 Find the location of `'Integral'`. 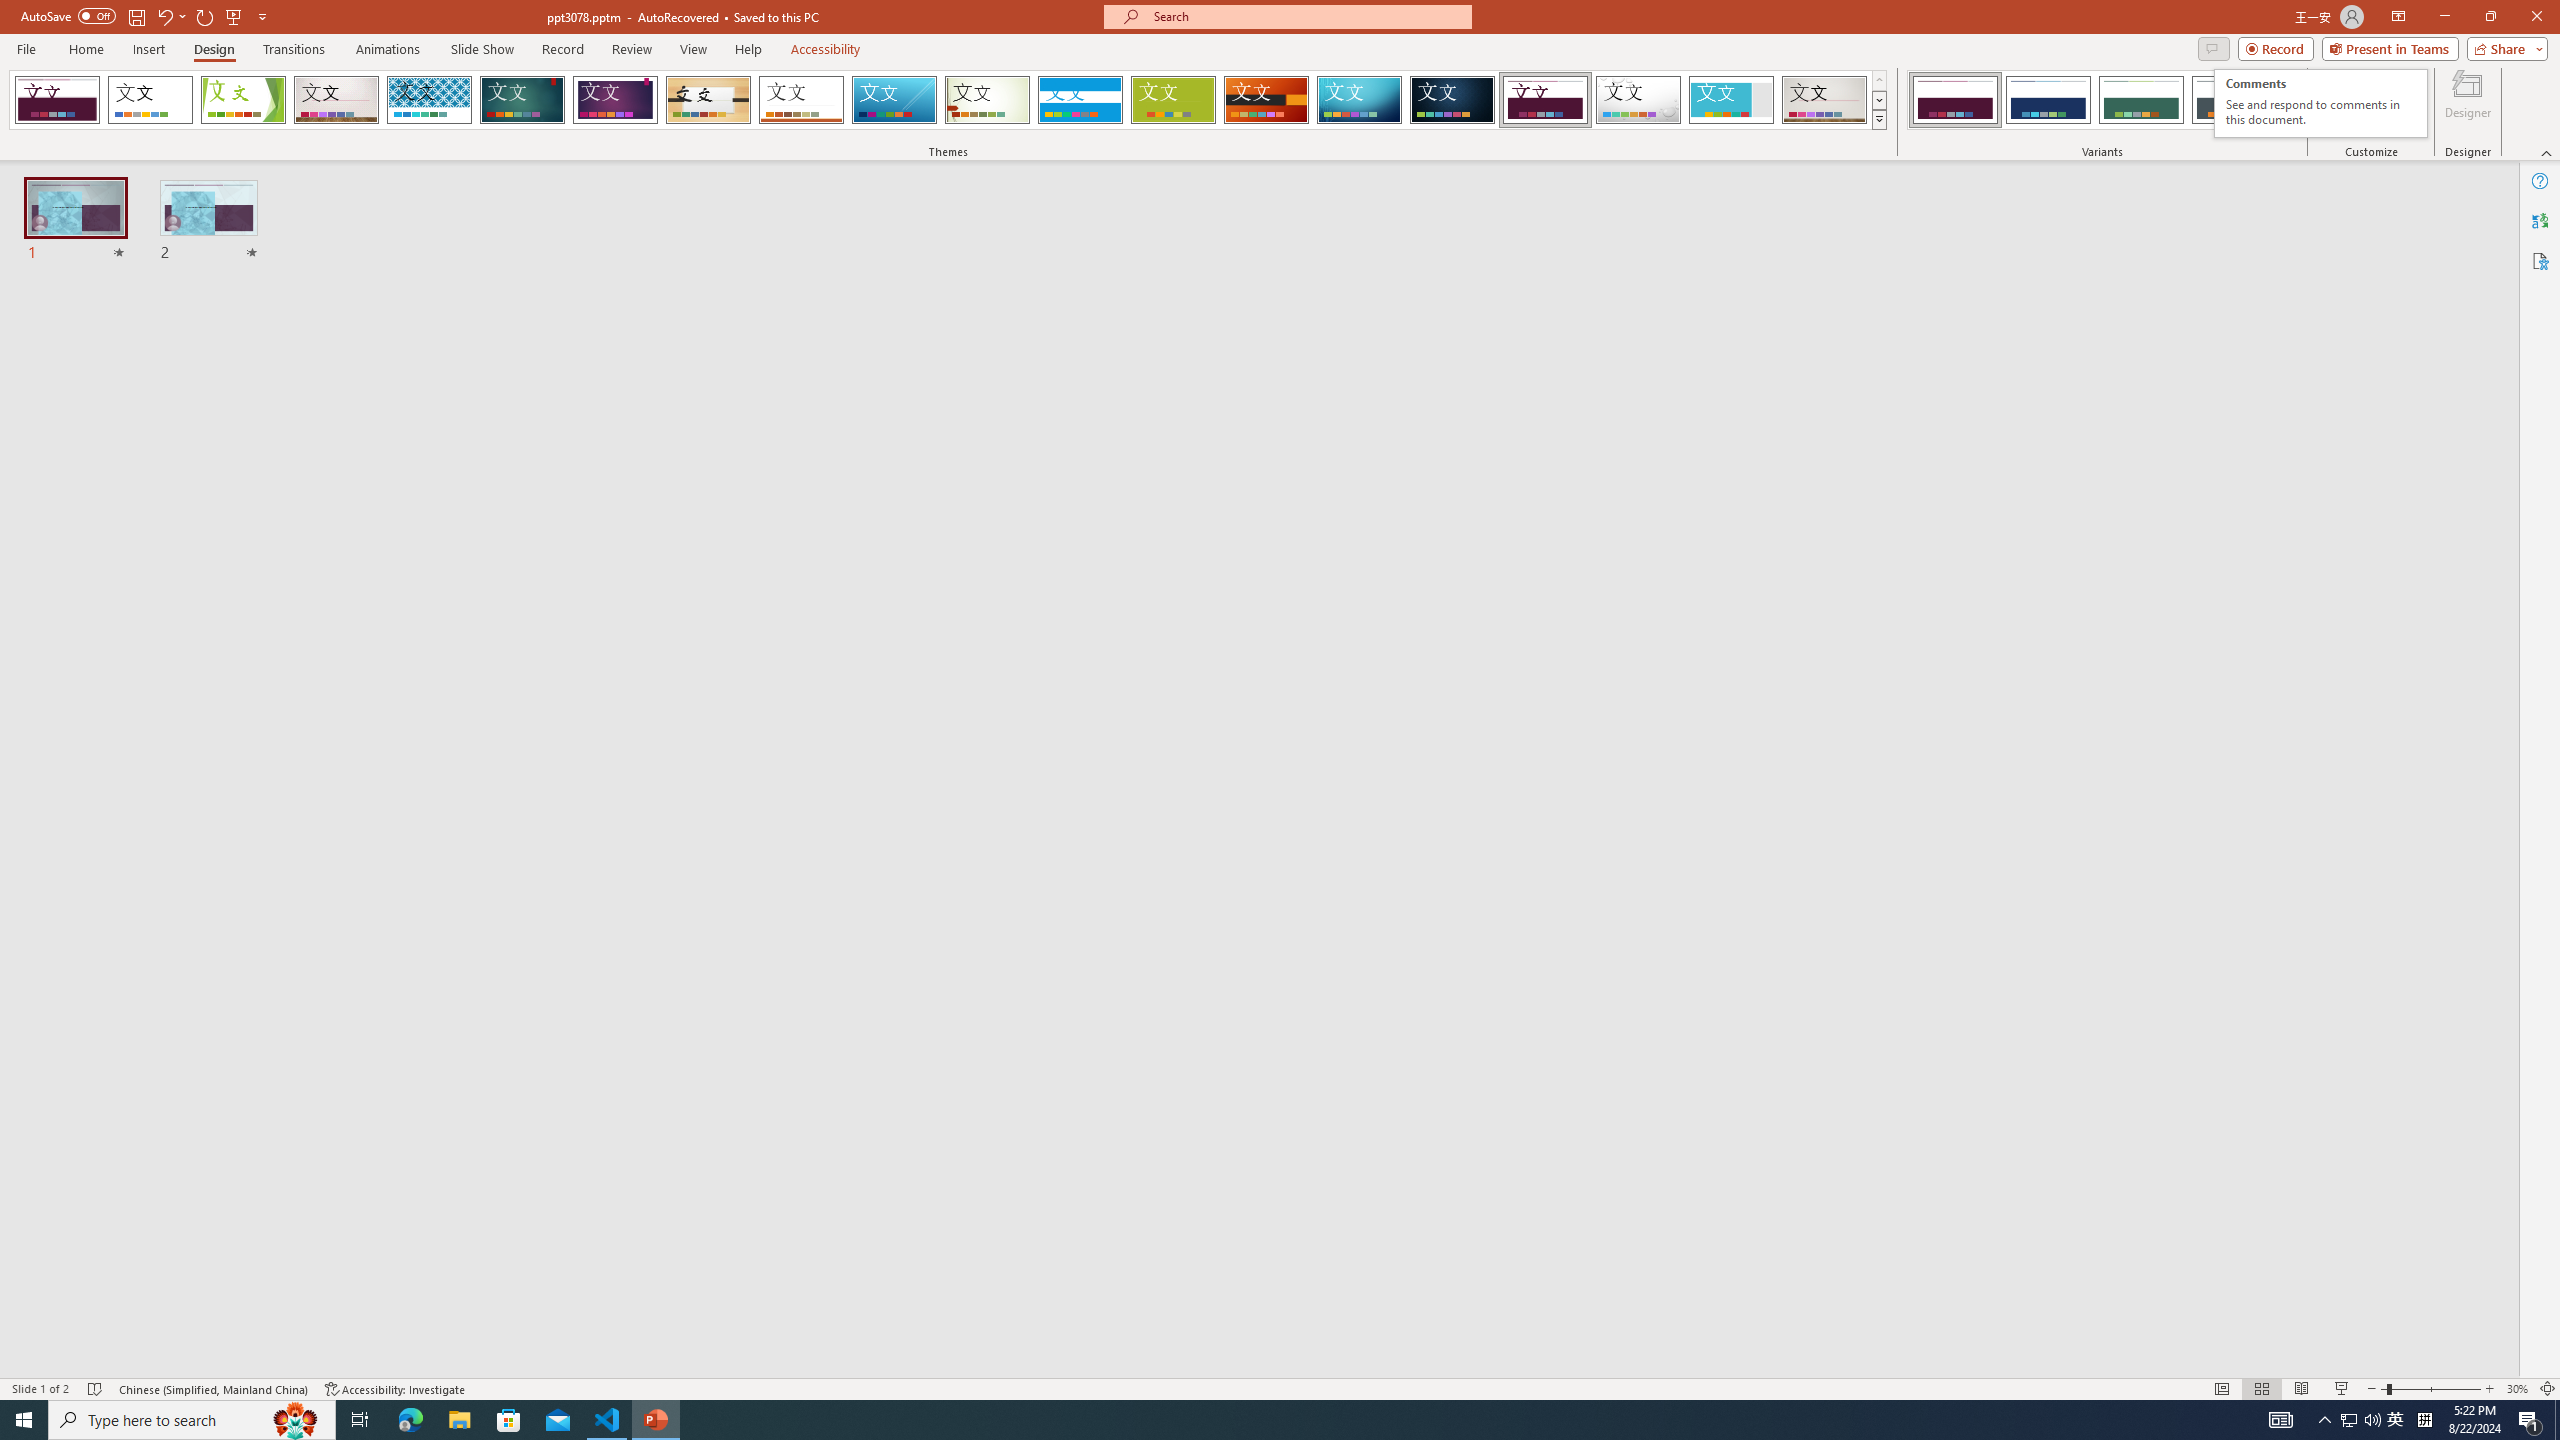

'Integral' is located at coordinates (429, 99).